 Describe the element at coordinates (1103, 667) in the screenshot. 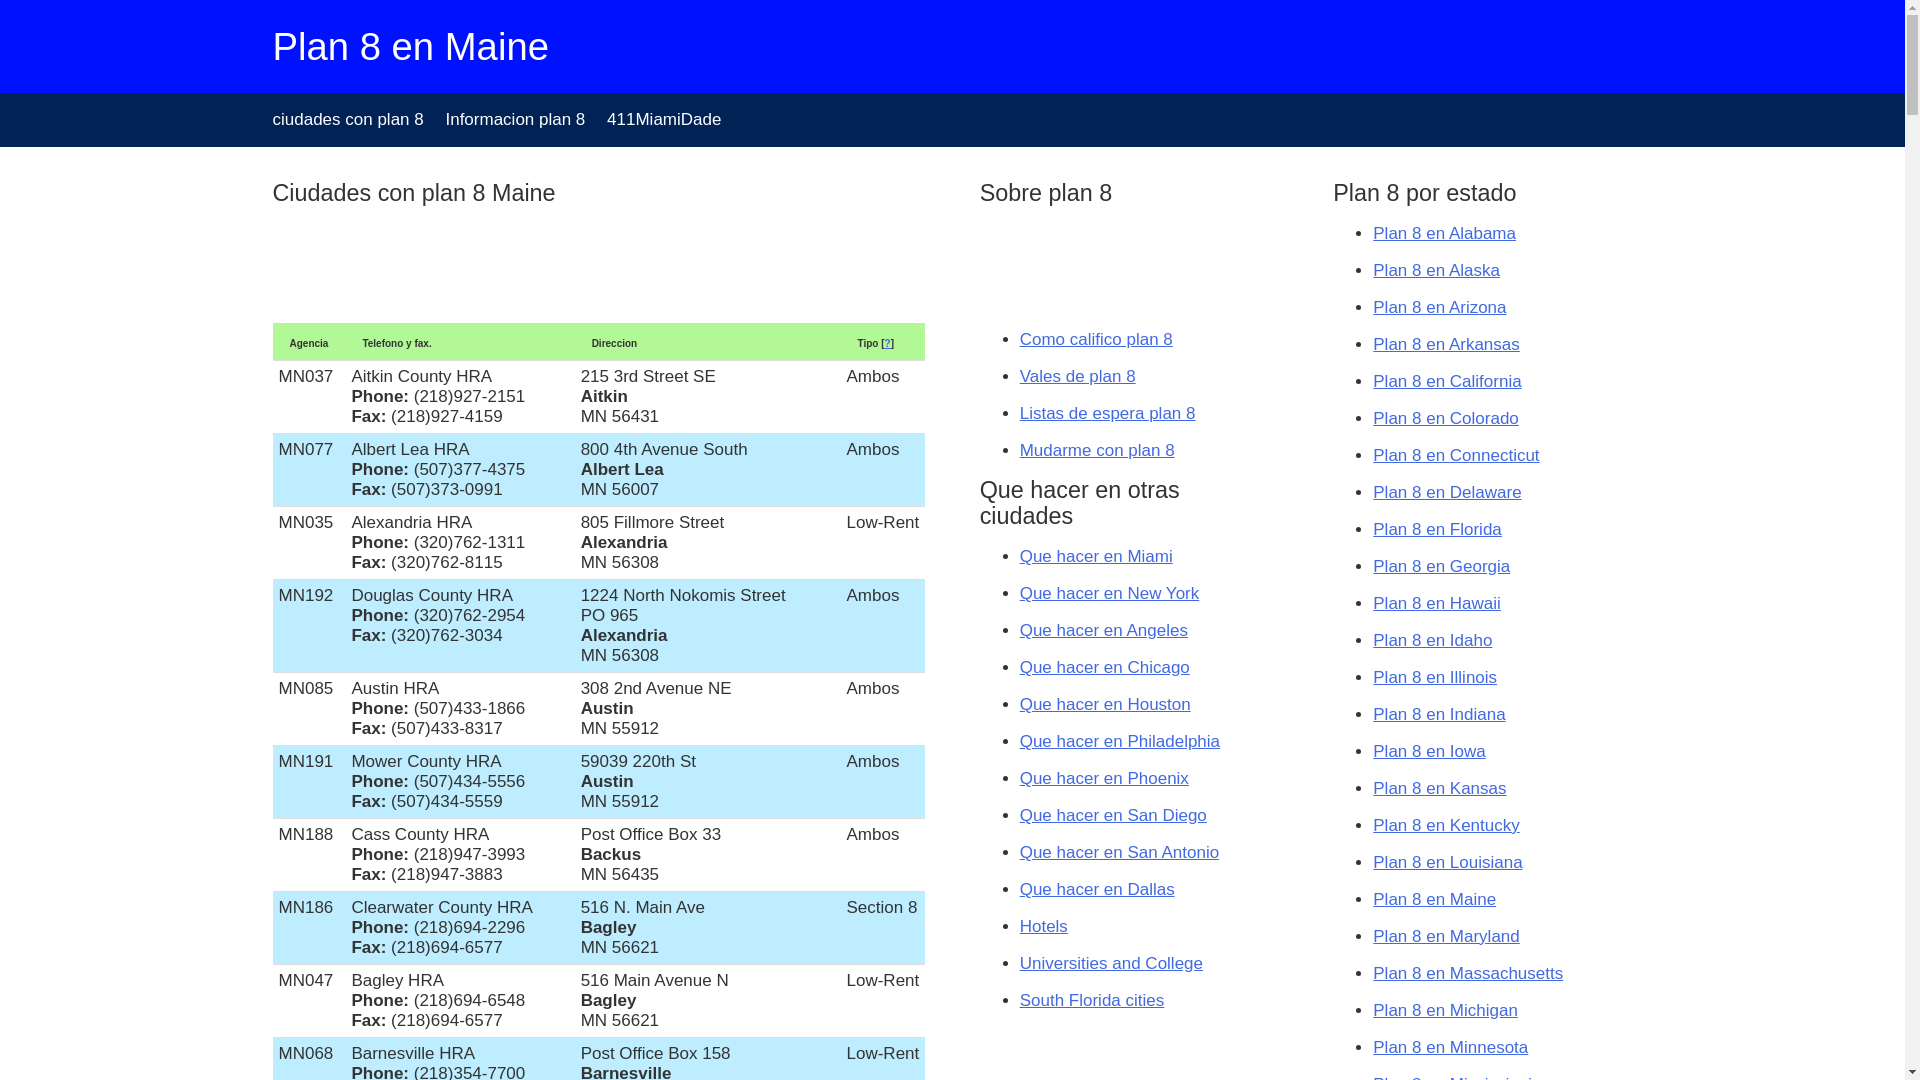

I see `'Que hacer en Chicago'` at that location.